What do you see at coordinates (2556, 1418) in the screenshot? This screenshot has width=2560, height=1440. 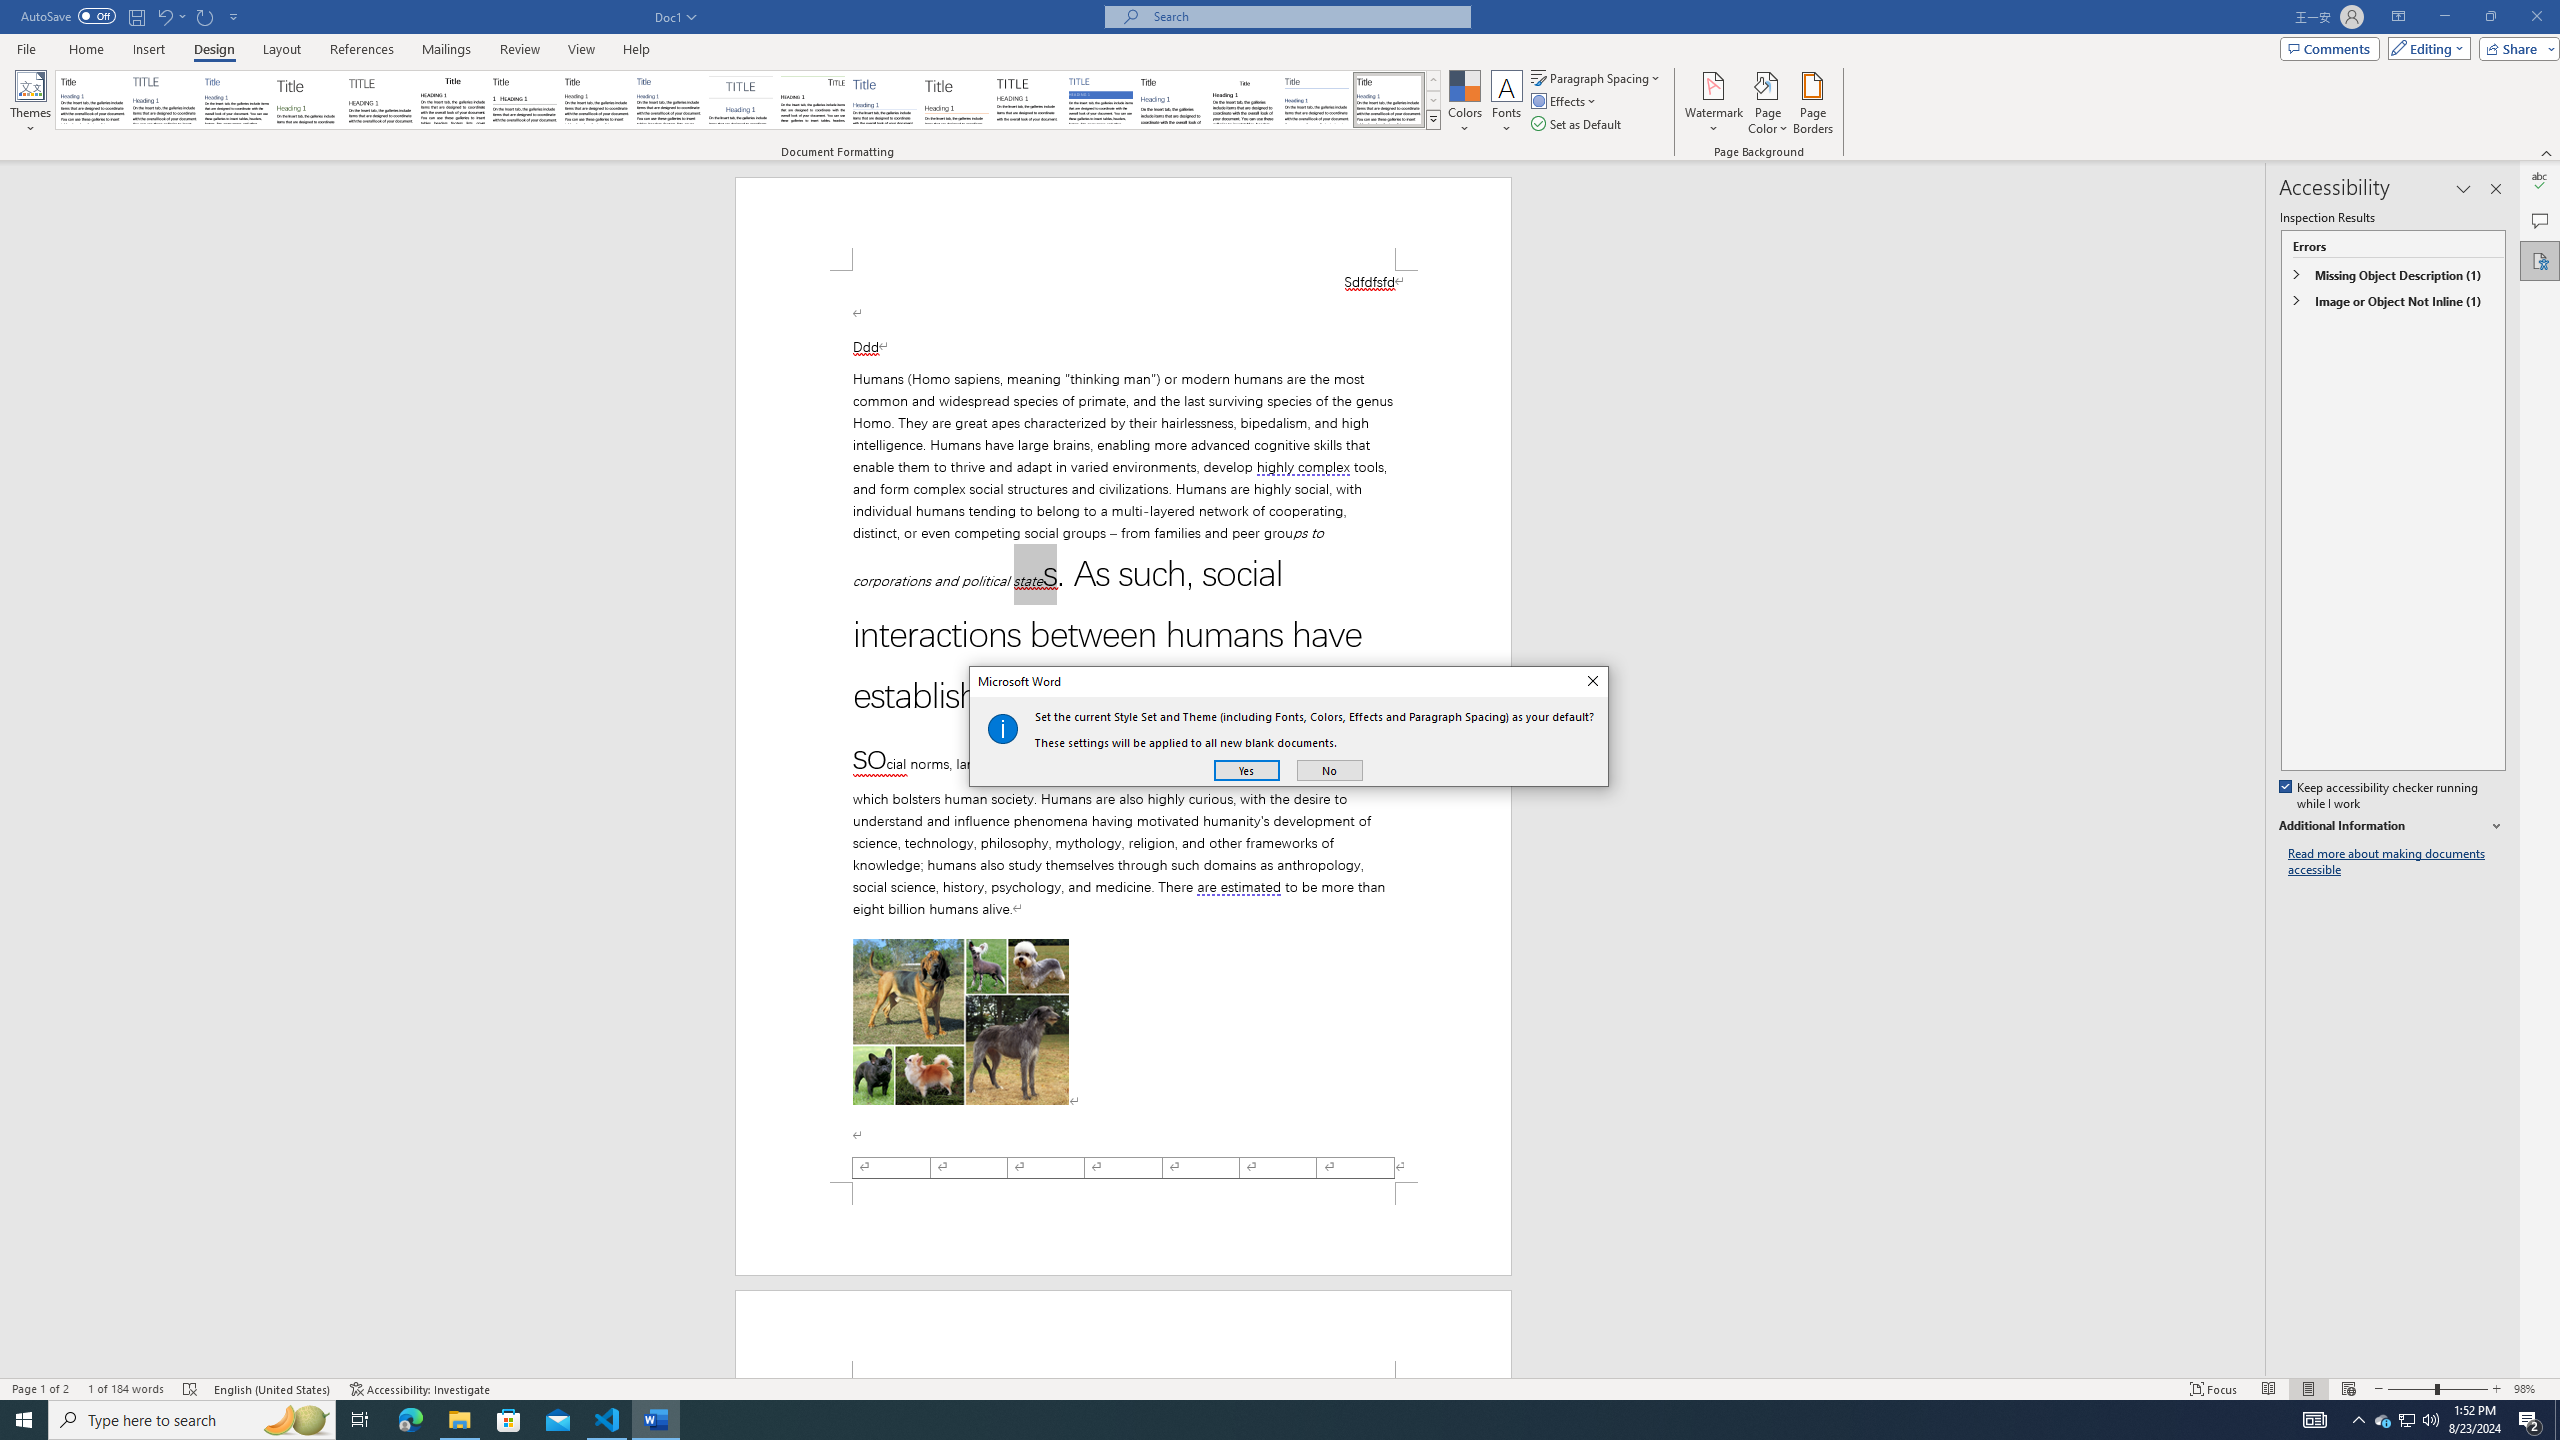 I see `'Show desktop'` at bounding box center [2556, 1418].